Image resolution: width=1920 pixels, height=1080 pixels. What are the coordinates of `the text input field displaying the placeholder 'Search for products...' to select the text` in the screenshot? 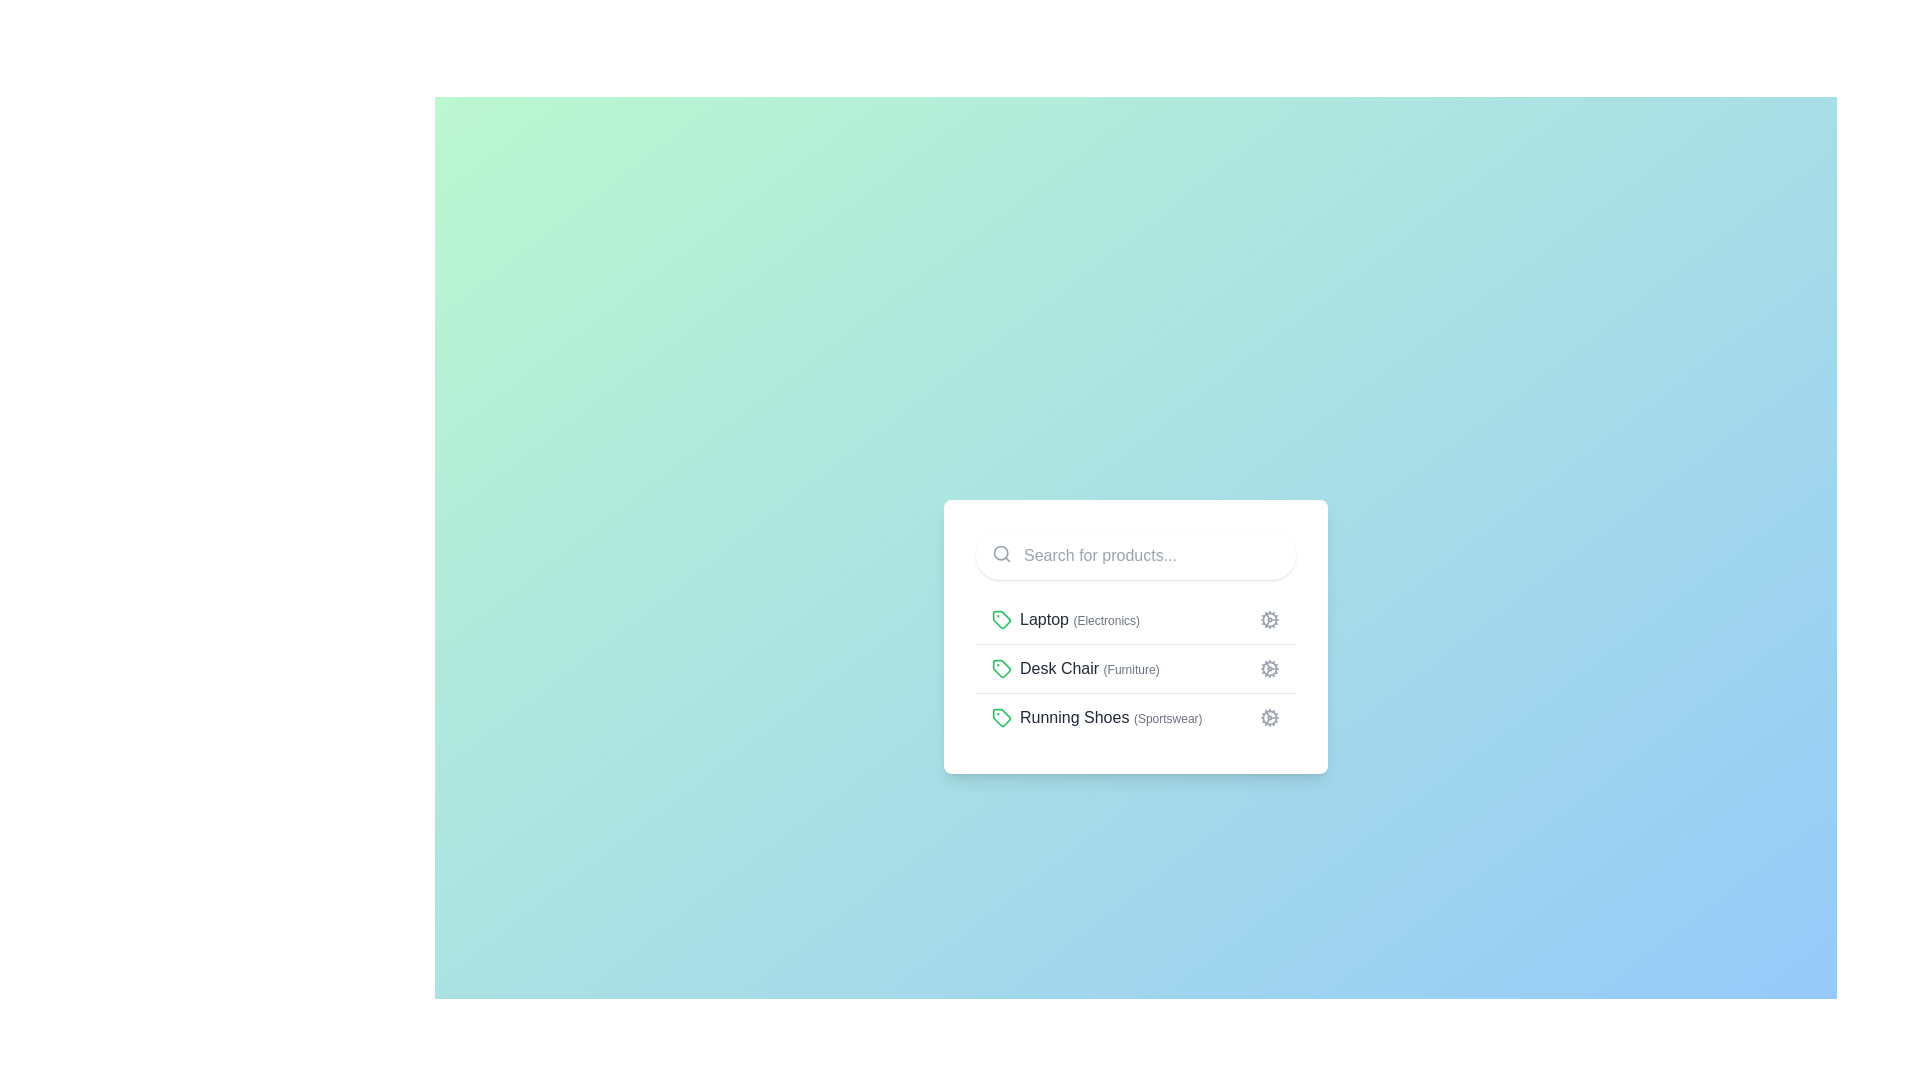 It's located at (1136, 555).